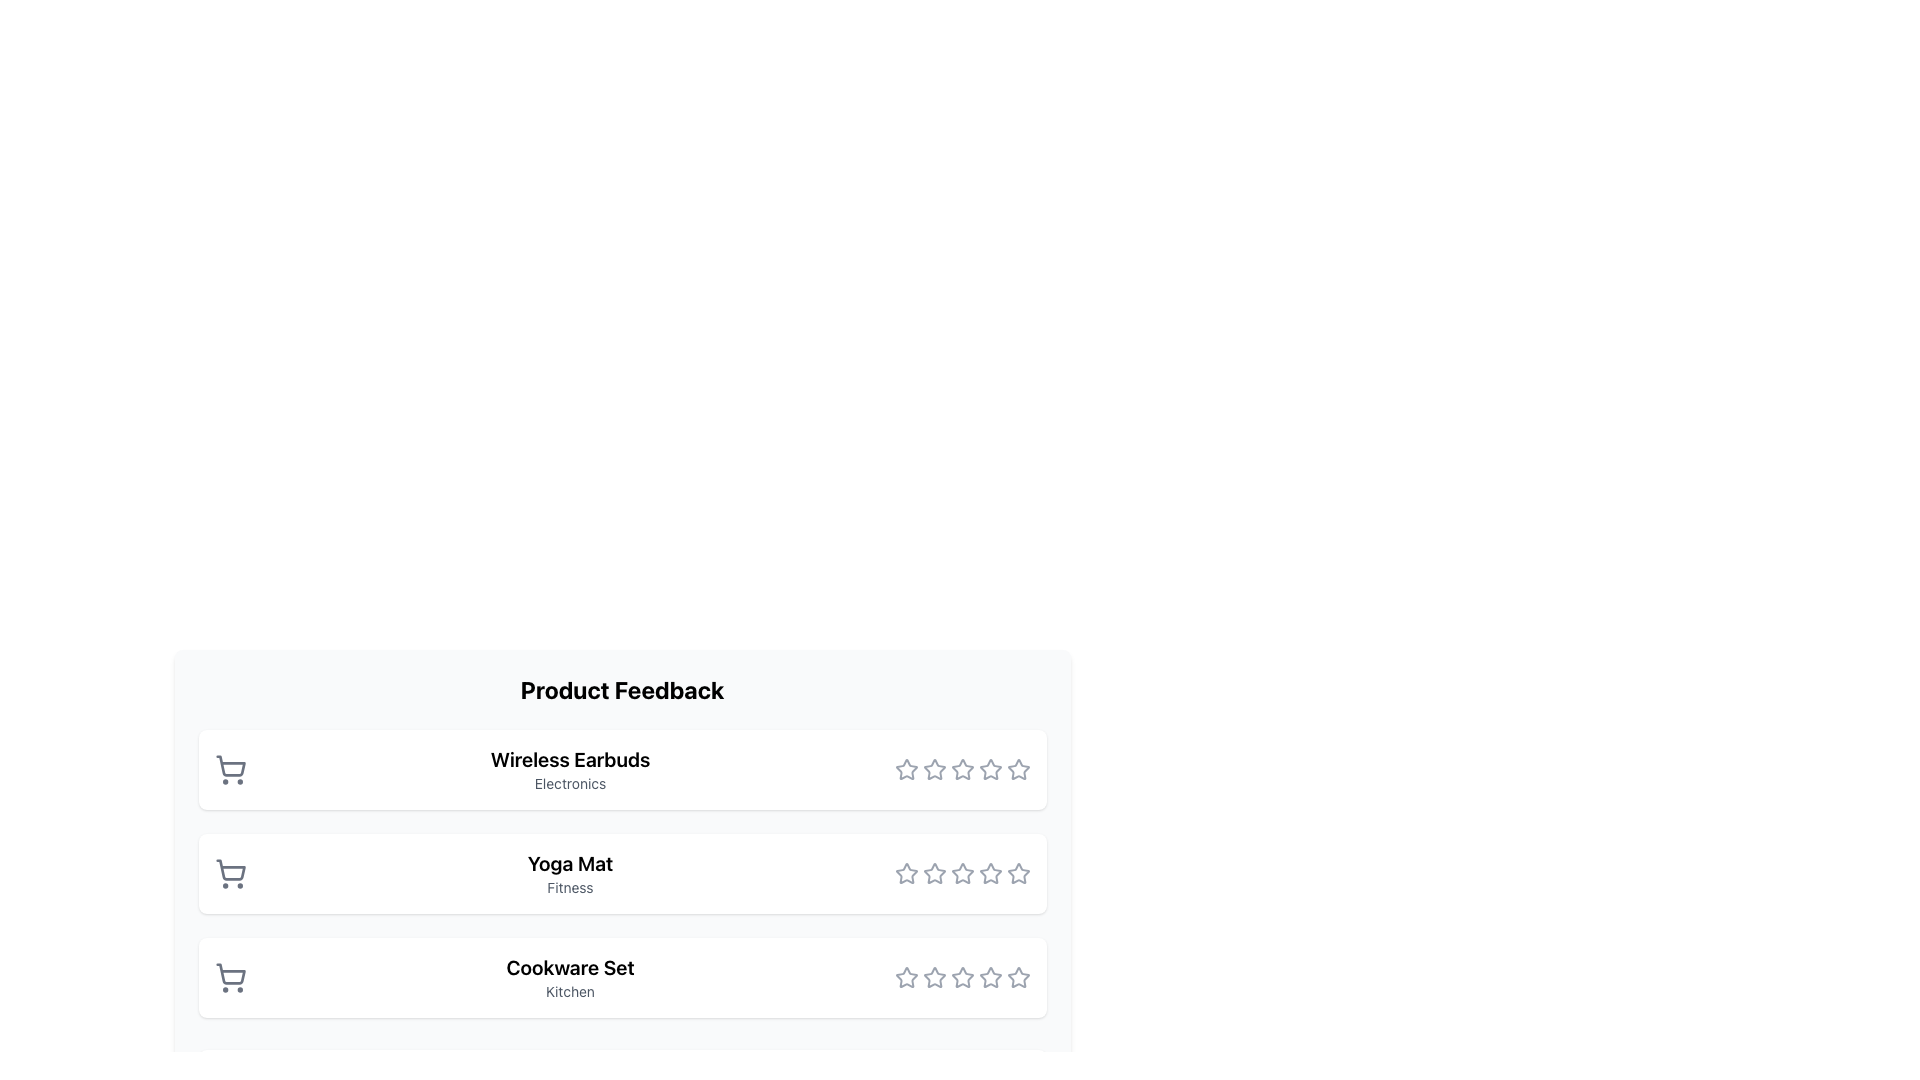 The image size is (1920, 1080). What do you see at coordinates (230, 765) in the screenshot?
I see `the shopping cart icon located to the left of the 'Wireless Earbuds' text in the first item of the vertical list` at bounding box center [230, 765].